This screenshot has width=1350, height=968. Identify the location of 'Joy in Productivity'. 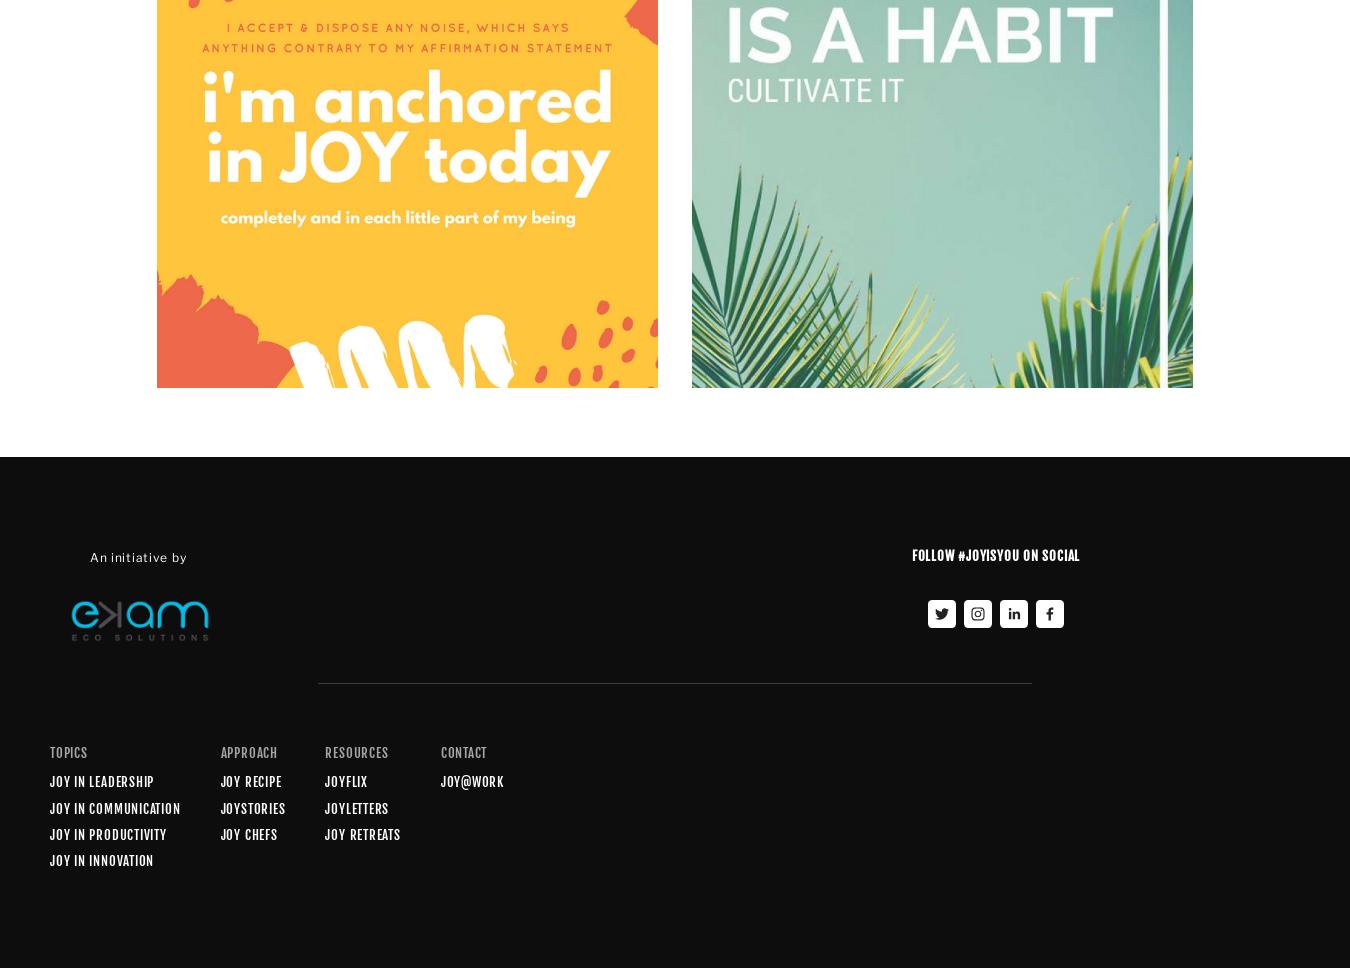
(107, 834).